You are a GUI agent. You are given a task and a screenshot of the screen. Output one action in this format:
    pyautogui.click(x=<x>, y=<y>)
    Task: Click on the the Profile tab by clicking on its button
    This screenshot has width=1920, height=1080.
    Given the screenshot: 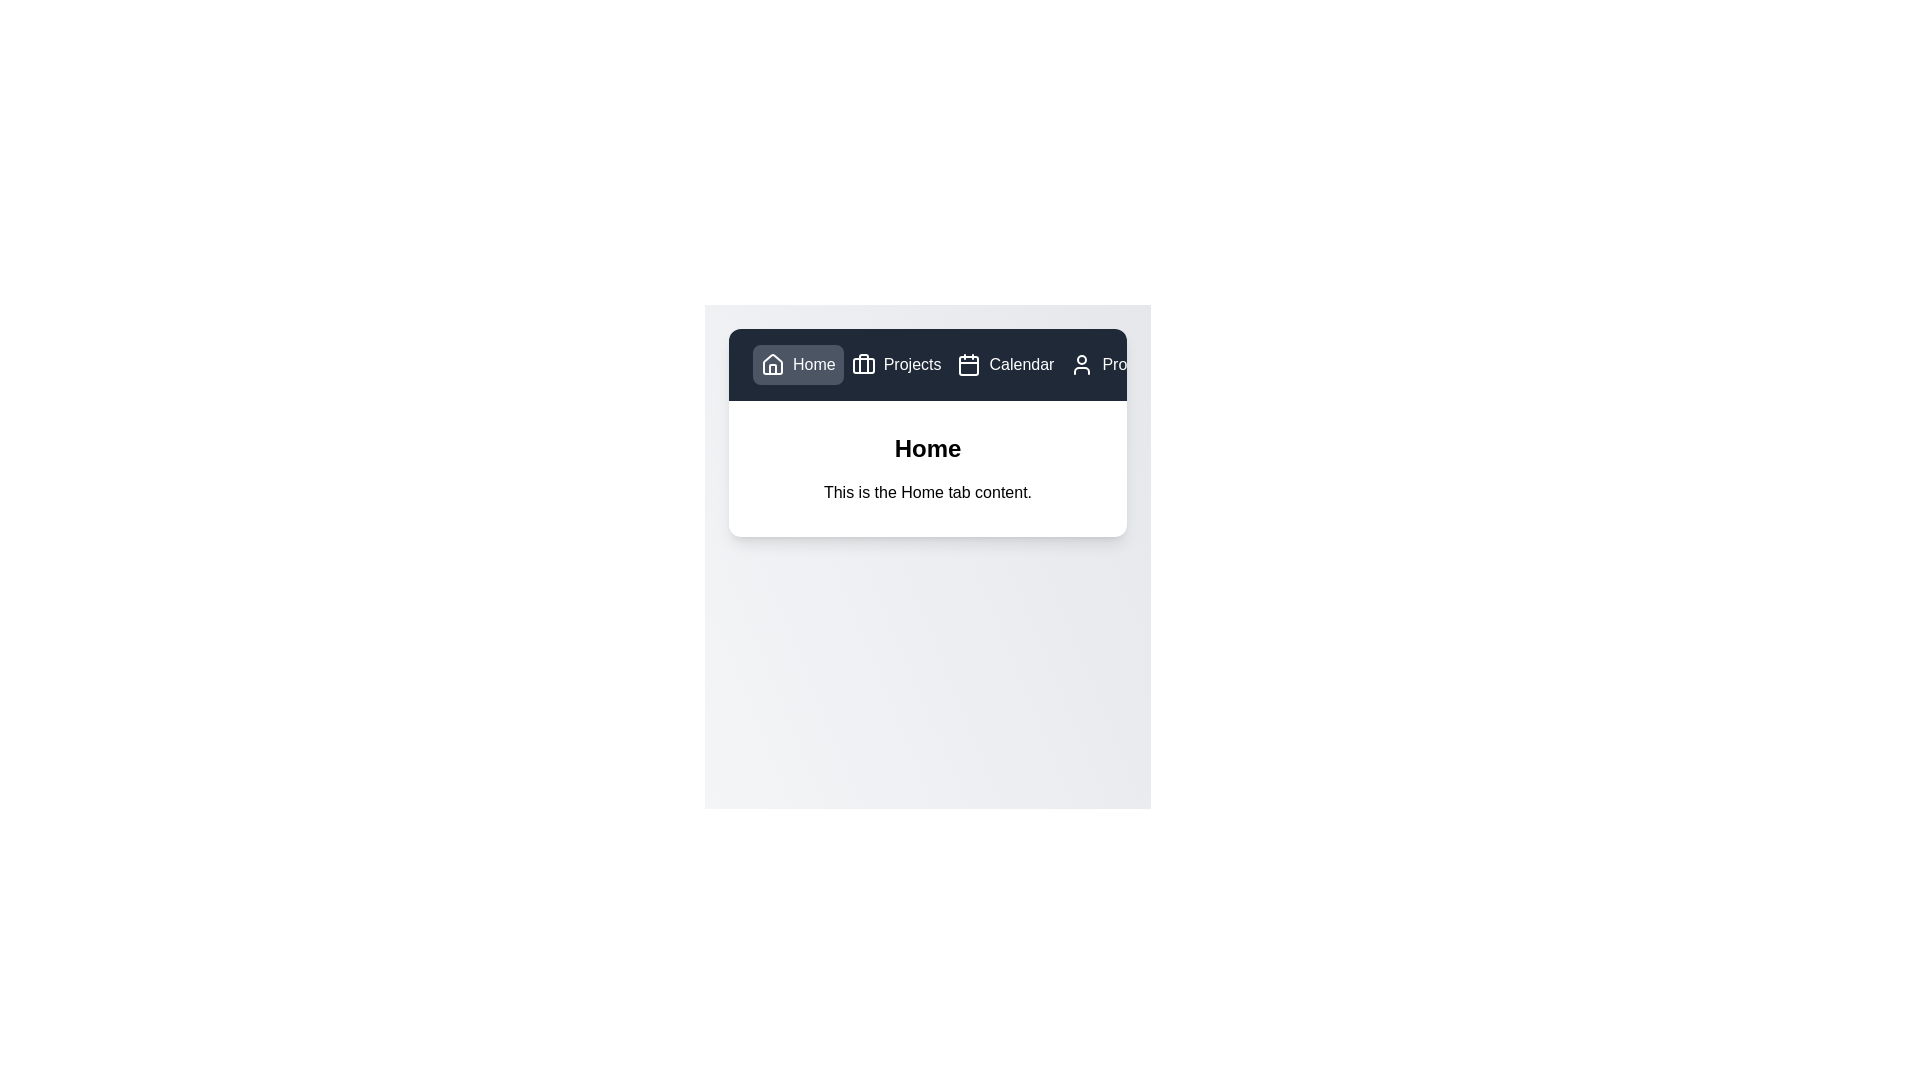 What is the action you would take?
    pyautogui.click(x=1107, y=365)
    